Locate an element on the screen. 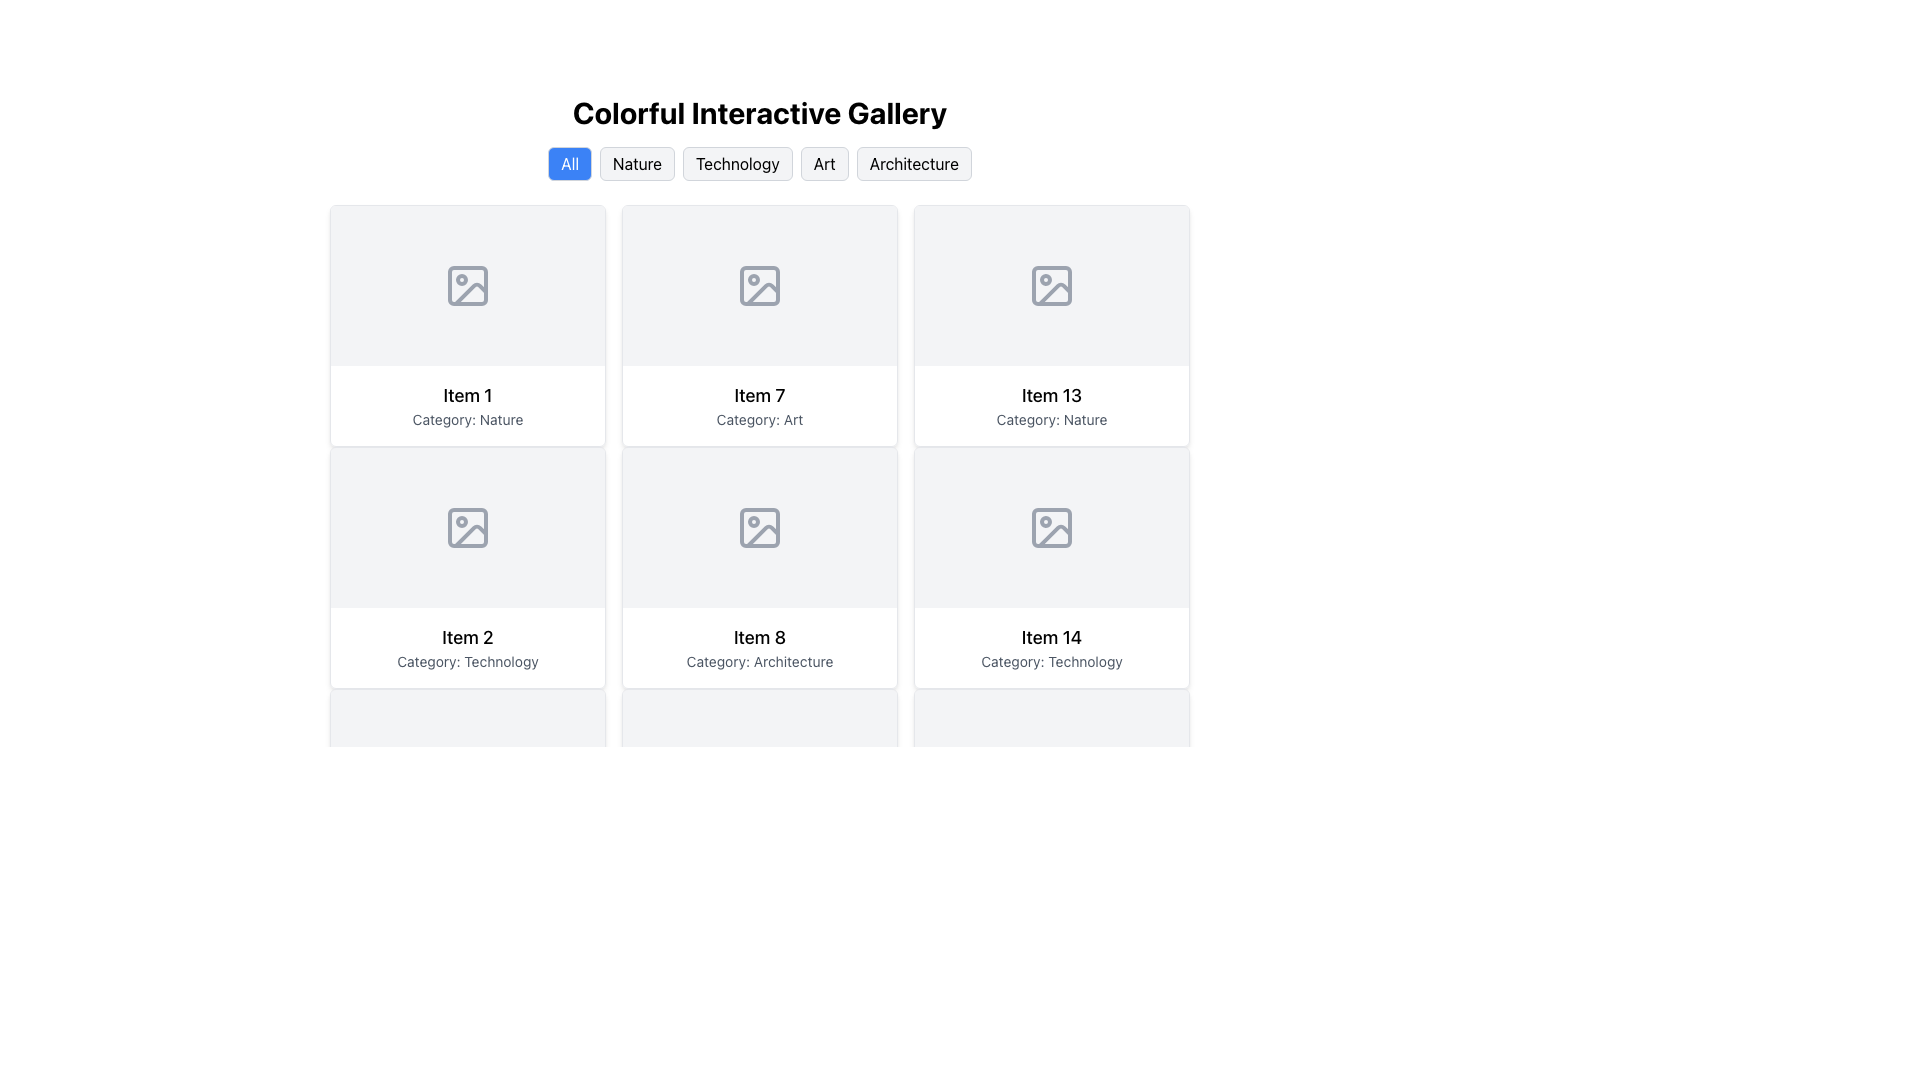 This screenshot has width=1920, height=1080. the text label displaying 'Category: Nature', which is styled in gray and positioned beneath 'Item 13' in the grid layout is located at coordinates (1050, 419).